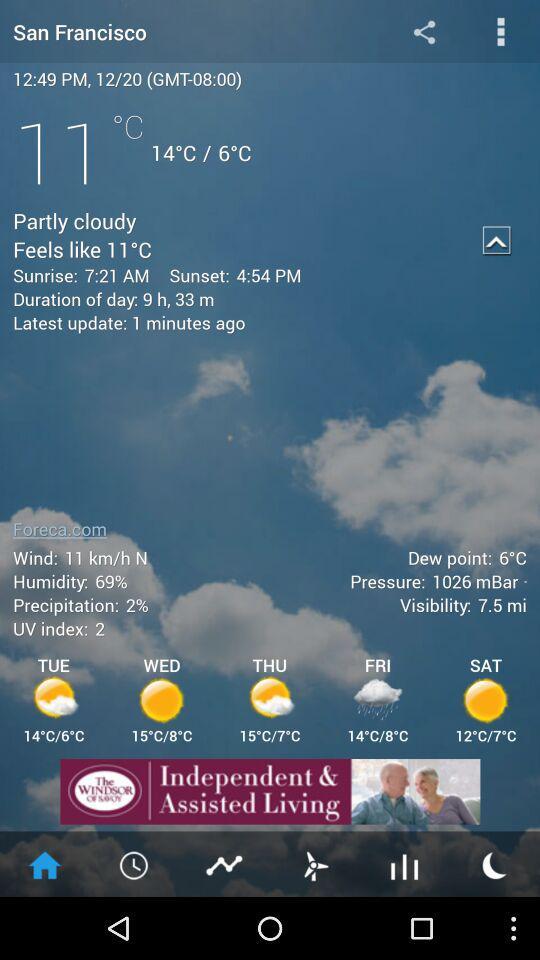 The width and height of the screenshot is (540, 960). I want to click on the weather icon, so click(494, 925).